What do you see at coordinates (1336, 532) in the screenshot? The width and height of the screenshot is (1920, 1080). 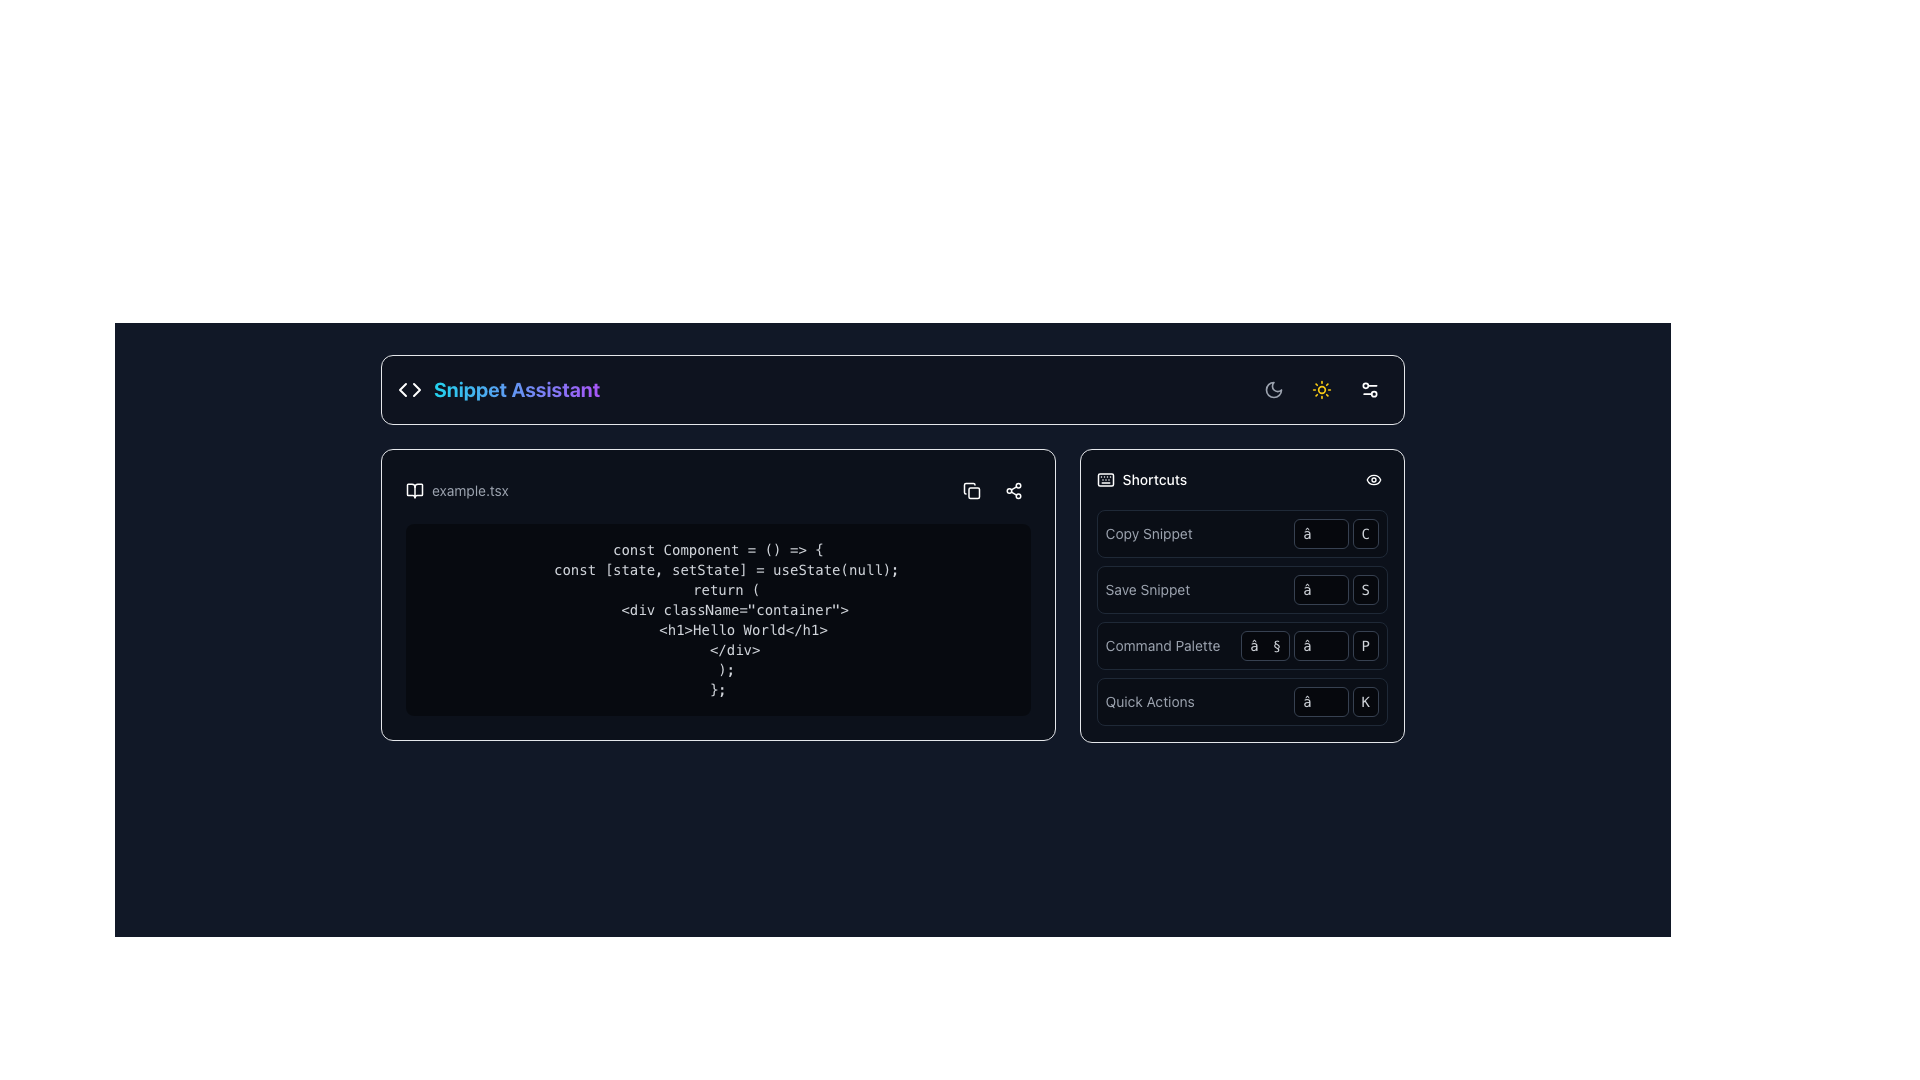 I see `the Keyboard shortcut display, which consists of two sections showing '⌘' and 'C', located within the 'Copy Snippet' button area, to the right of the label 'Copy Snippet'` at bounding box center [1336, 532].